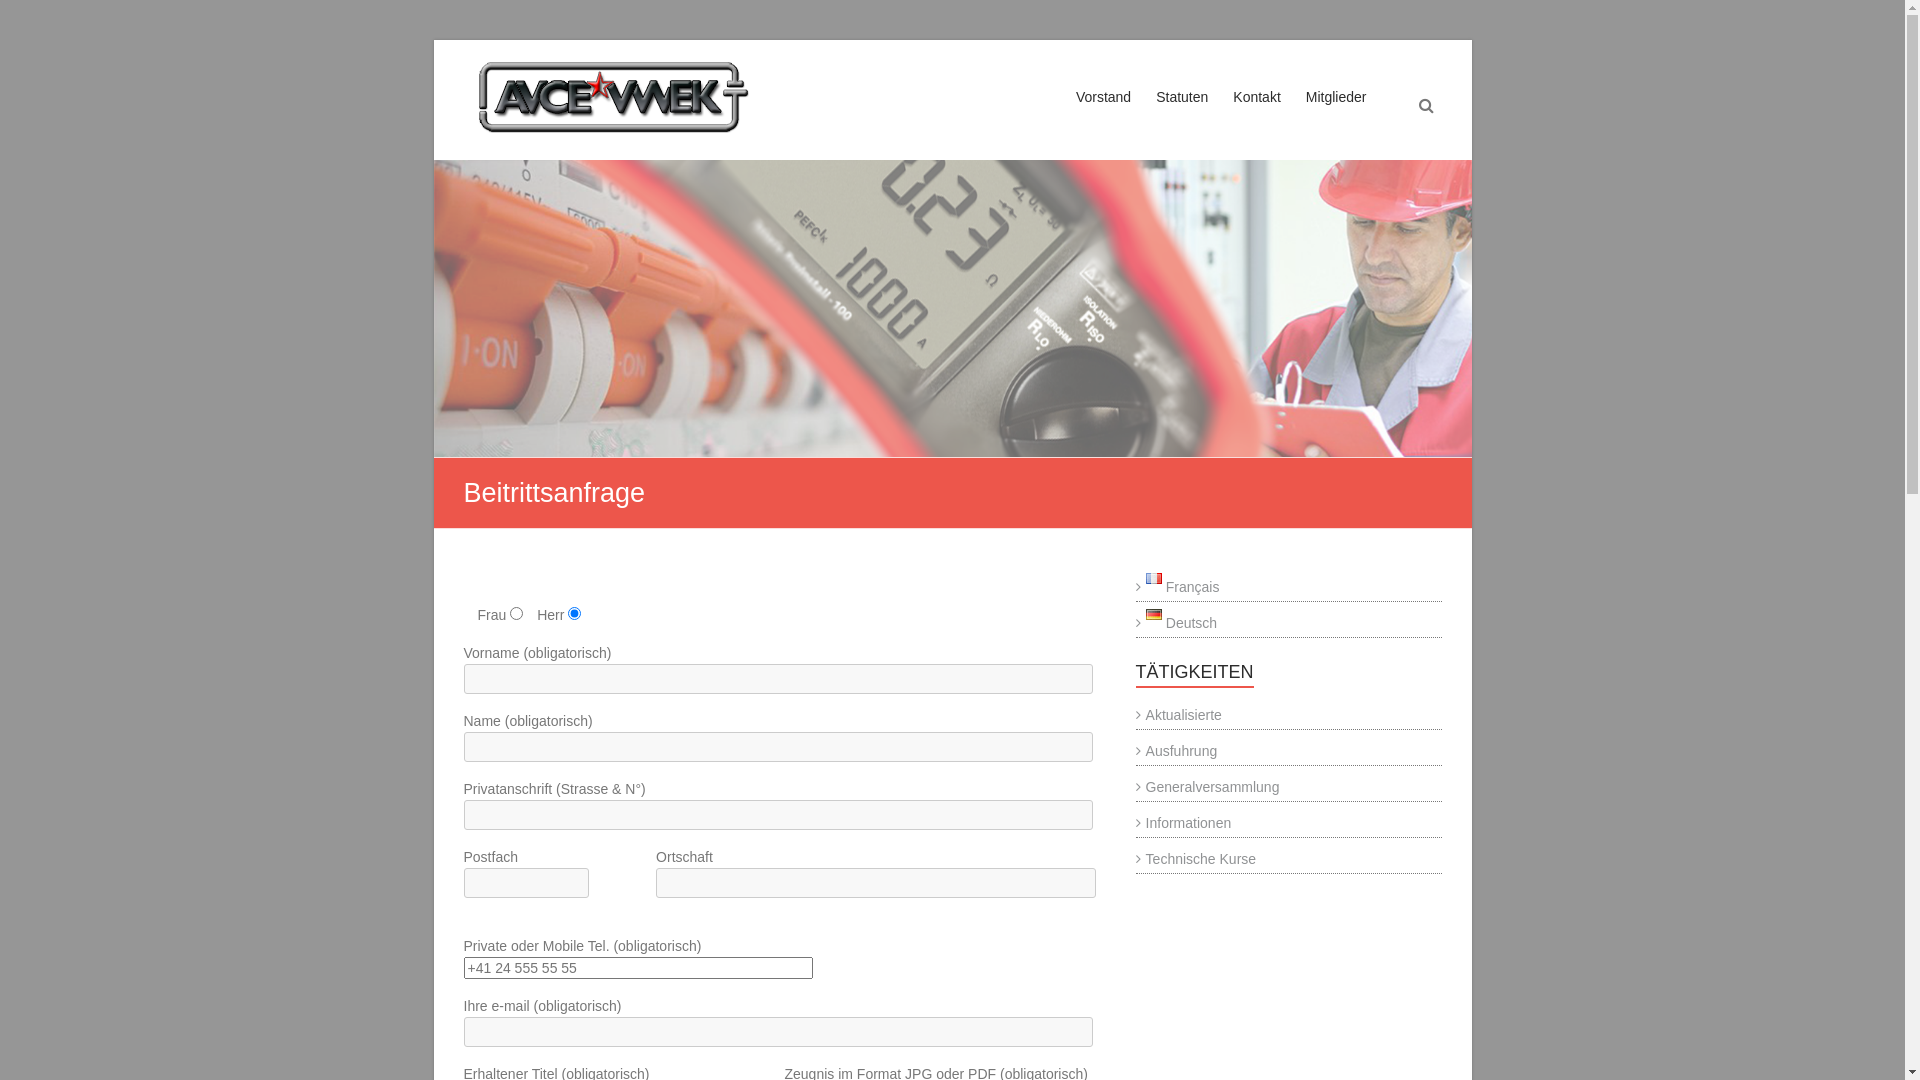 The height and width of the screenshot is (1080, 1920). Describe the element at coordinates (1255, 115) in the screenshot. I see `'Kontakt'` at that location.